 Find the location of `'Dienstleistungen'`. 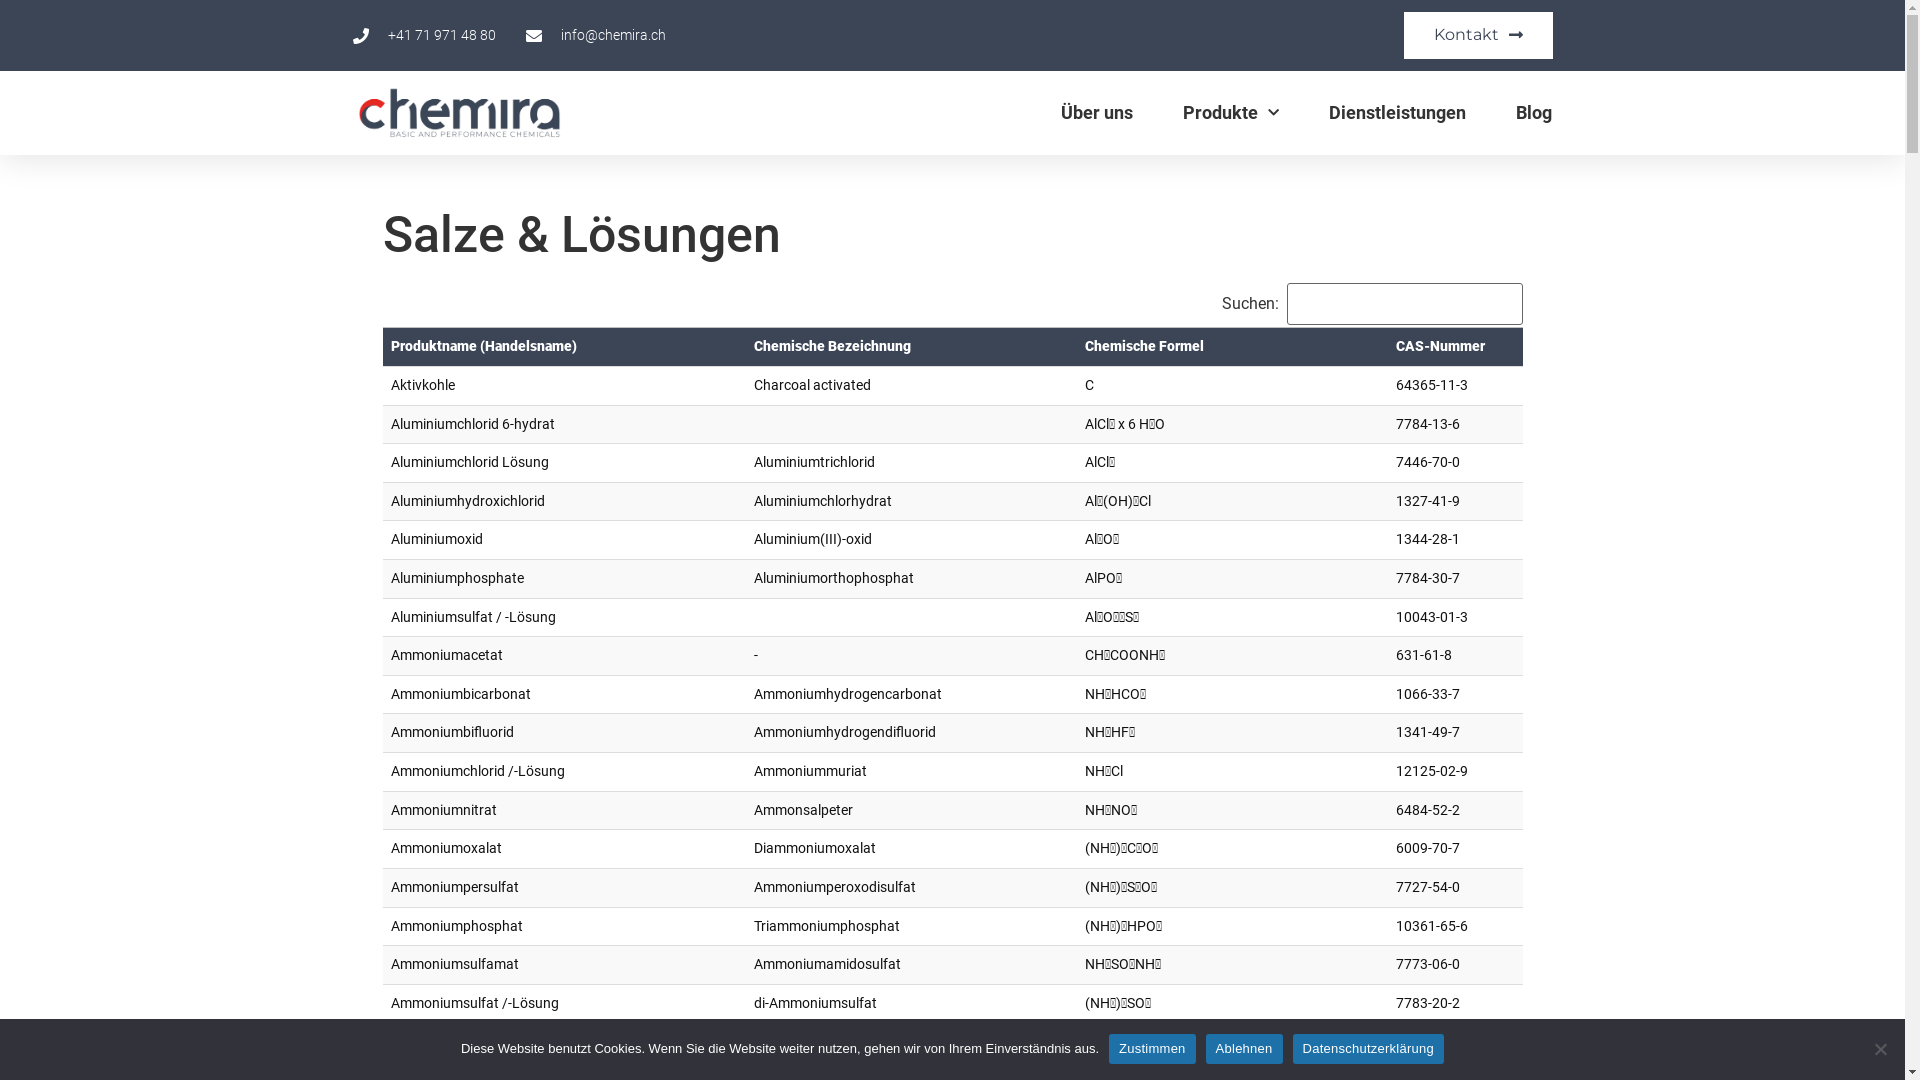

'Dienstleistungen' is located at coordinates (1396, 112).